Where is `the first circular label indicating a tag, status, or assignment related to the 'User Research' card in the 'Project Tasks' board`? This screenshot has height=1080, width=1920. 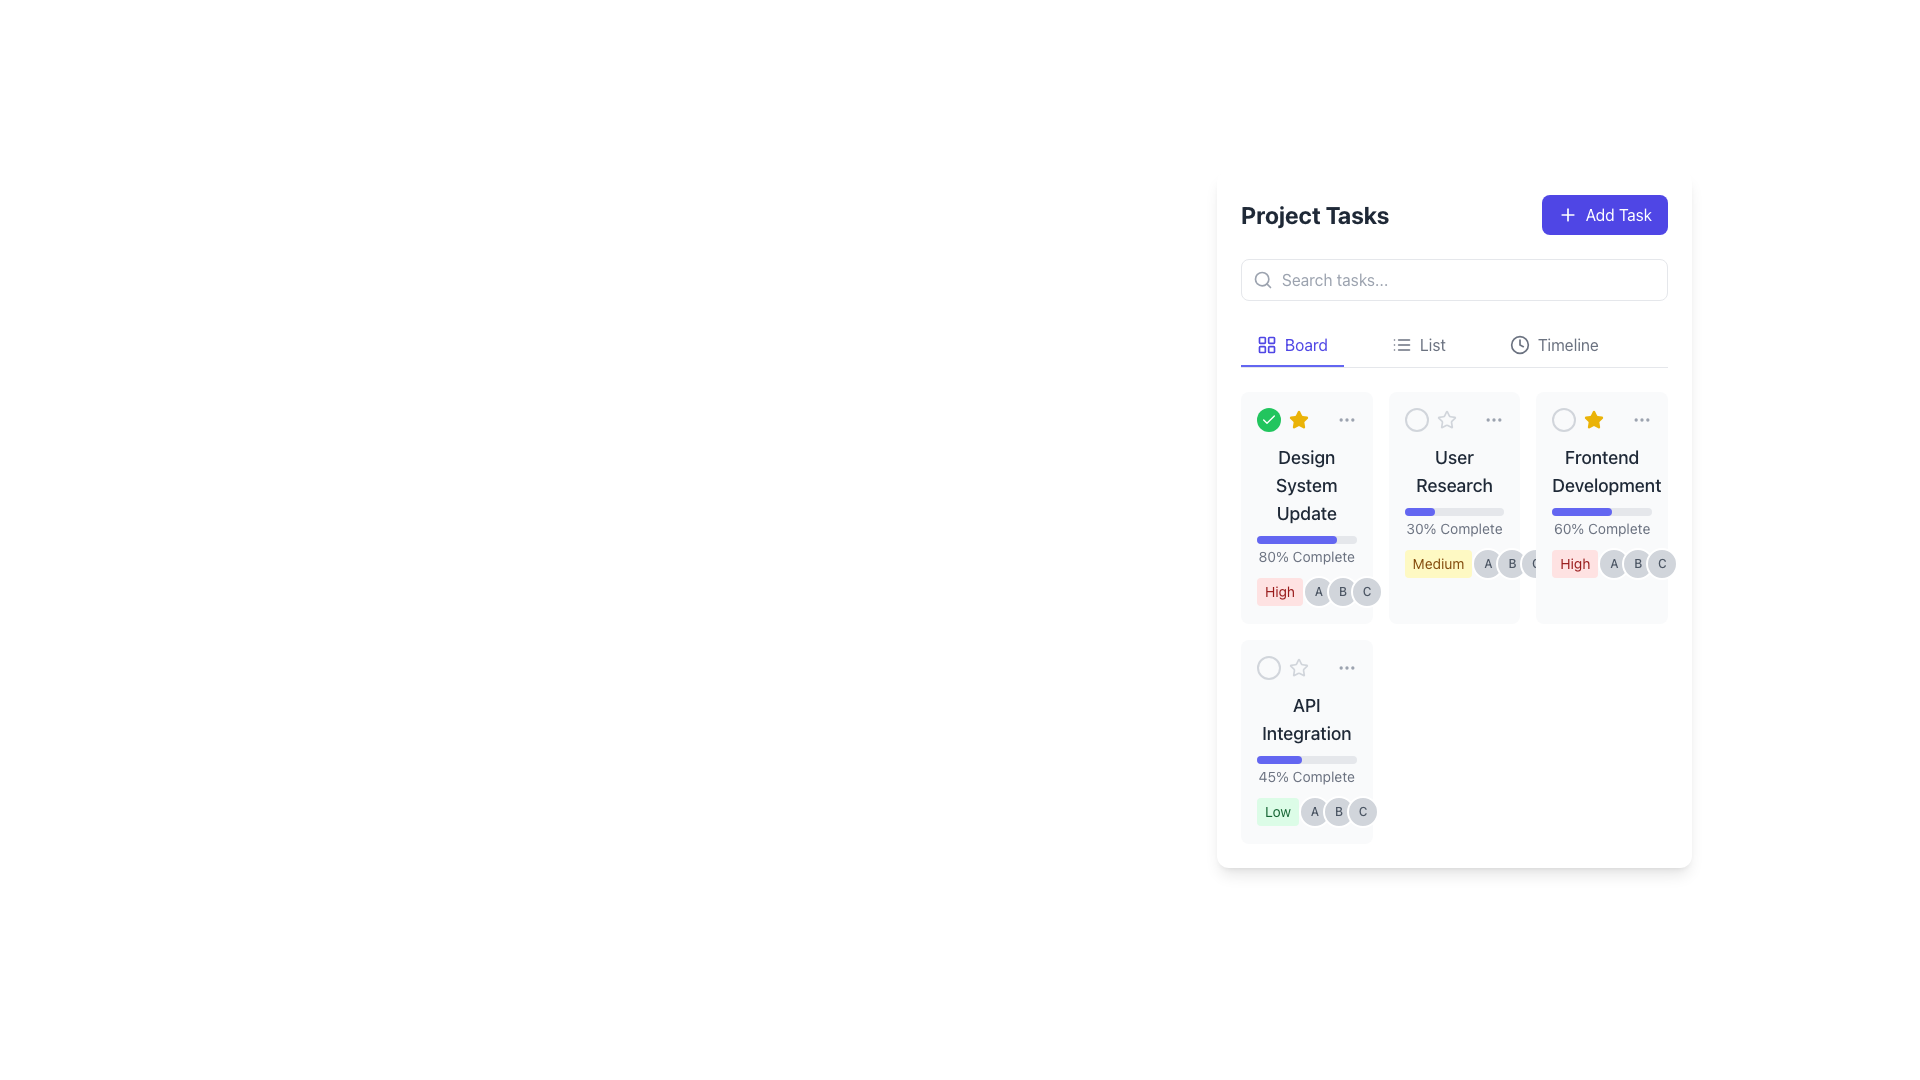
the first circular label indicating a tag, status, or assignment related to the 'User Research' card in the 'Project Tasks' board is located at coordinates (1488, 563).